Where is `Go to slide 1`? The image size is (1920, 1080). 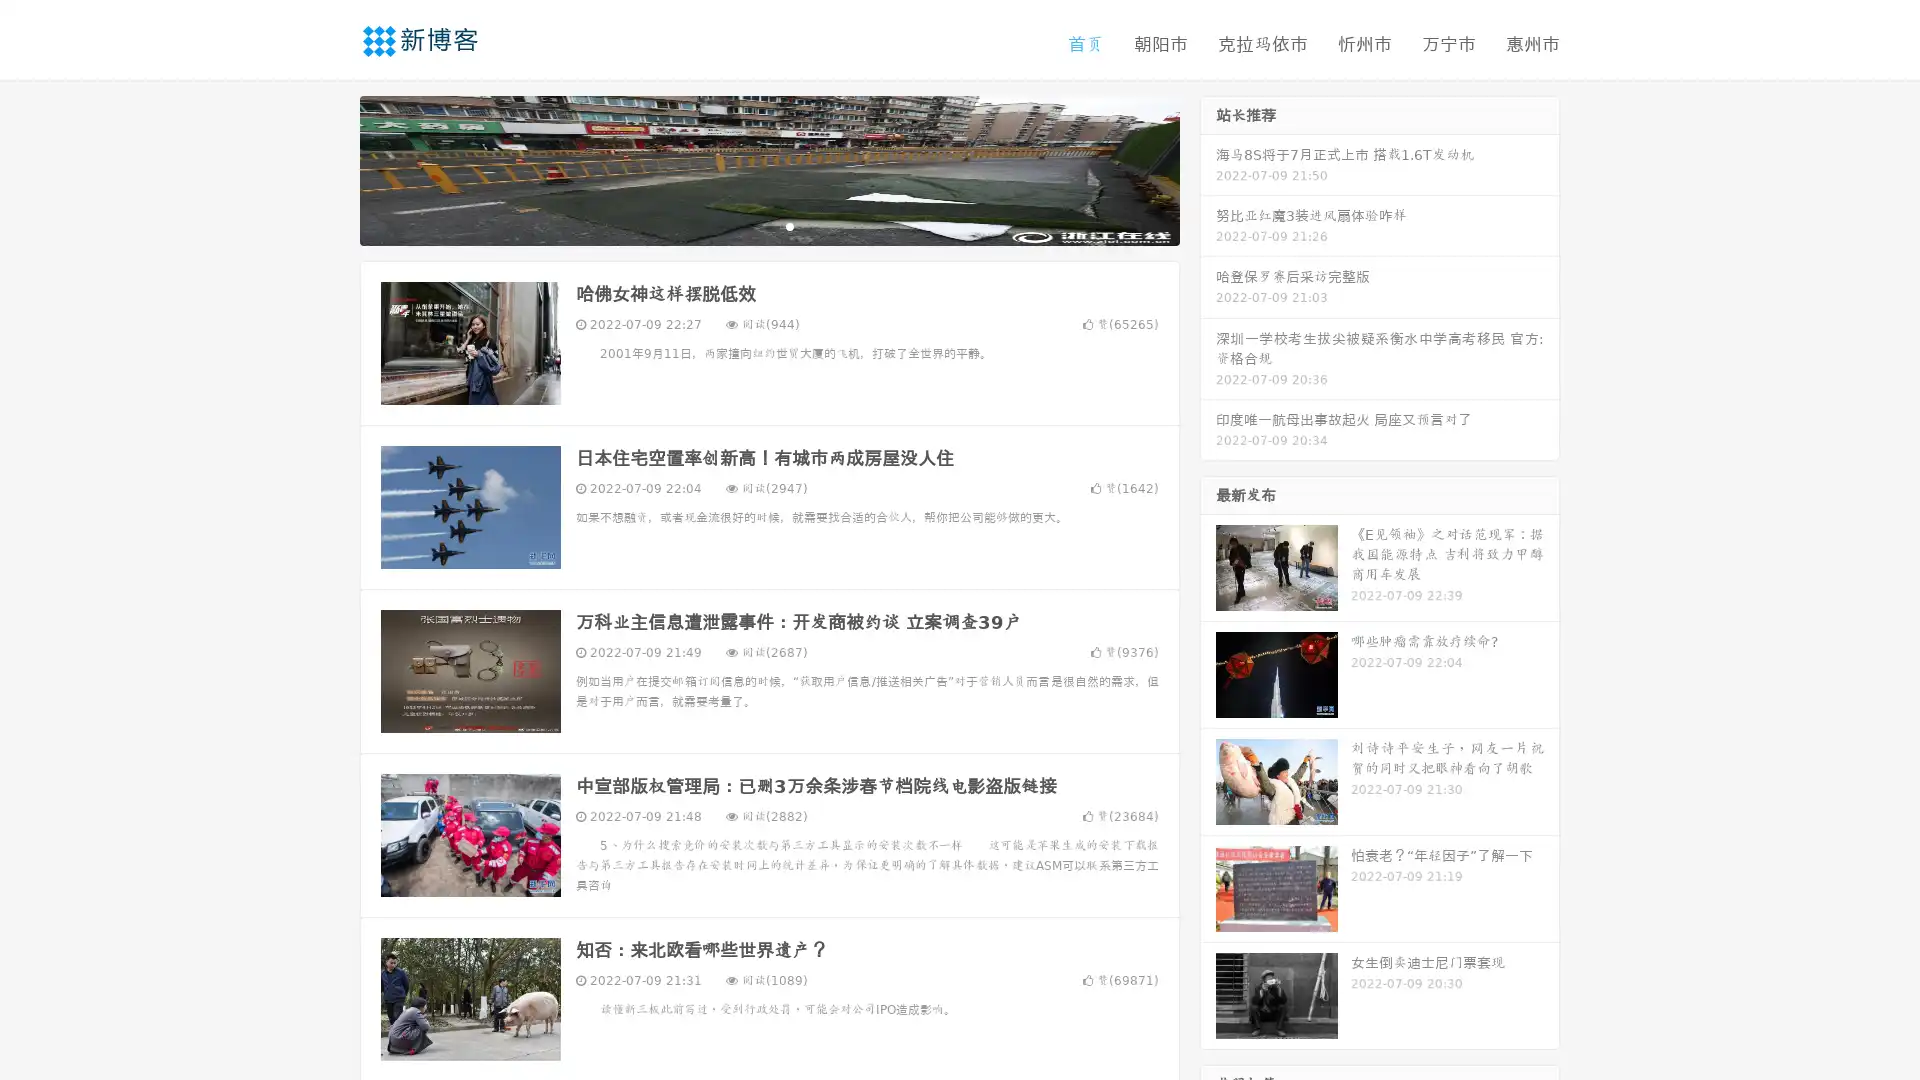 Go to slide 1 is located at coordinates (748, 225).